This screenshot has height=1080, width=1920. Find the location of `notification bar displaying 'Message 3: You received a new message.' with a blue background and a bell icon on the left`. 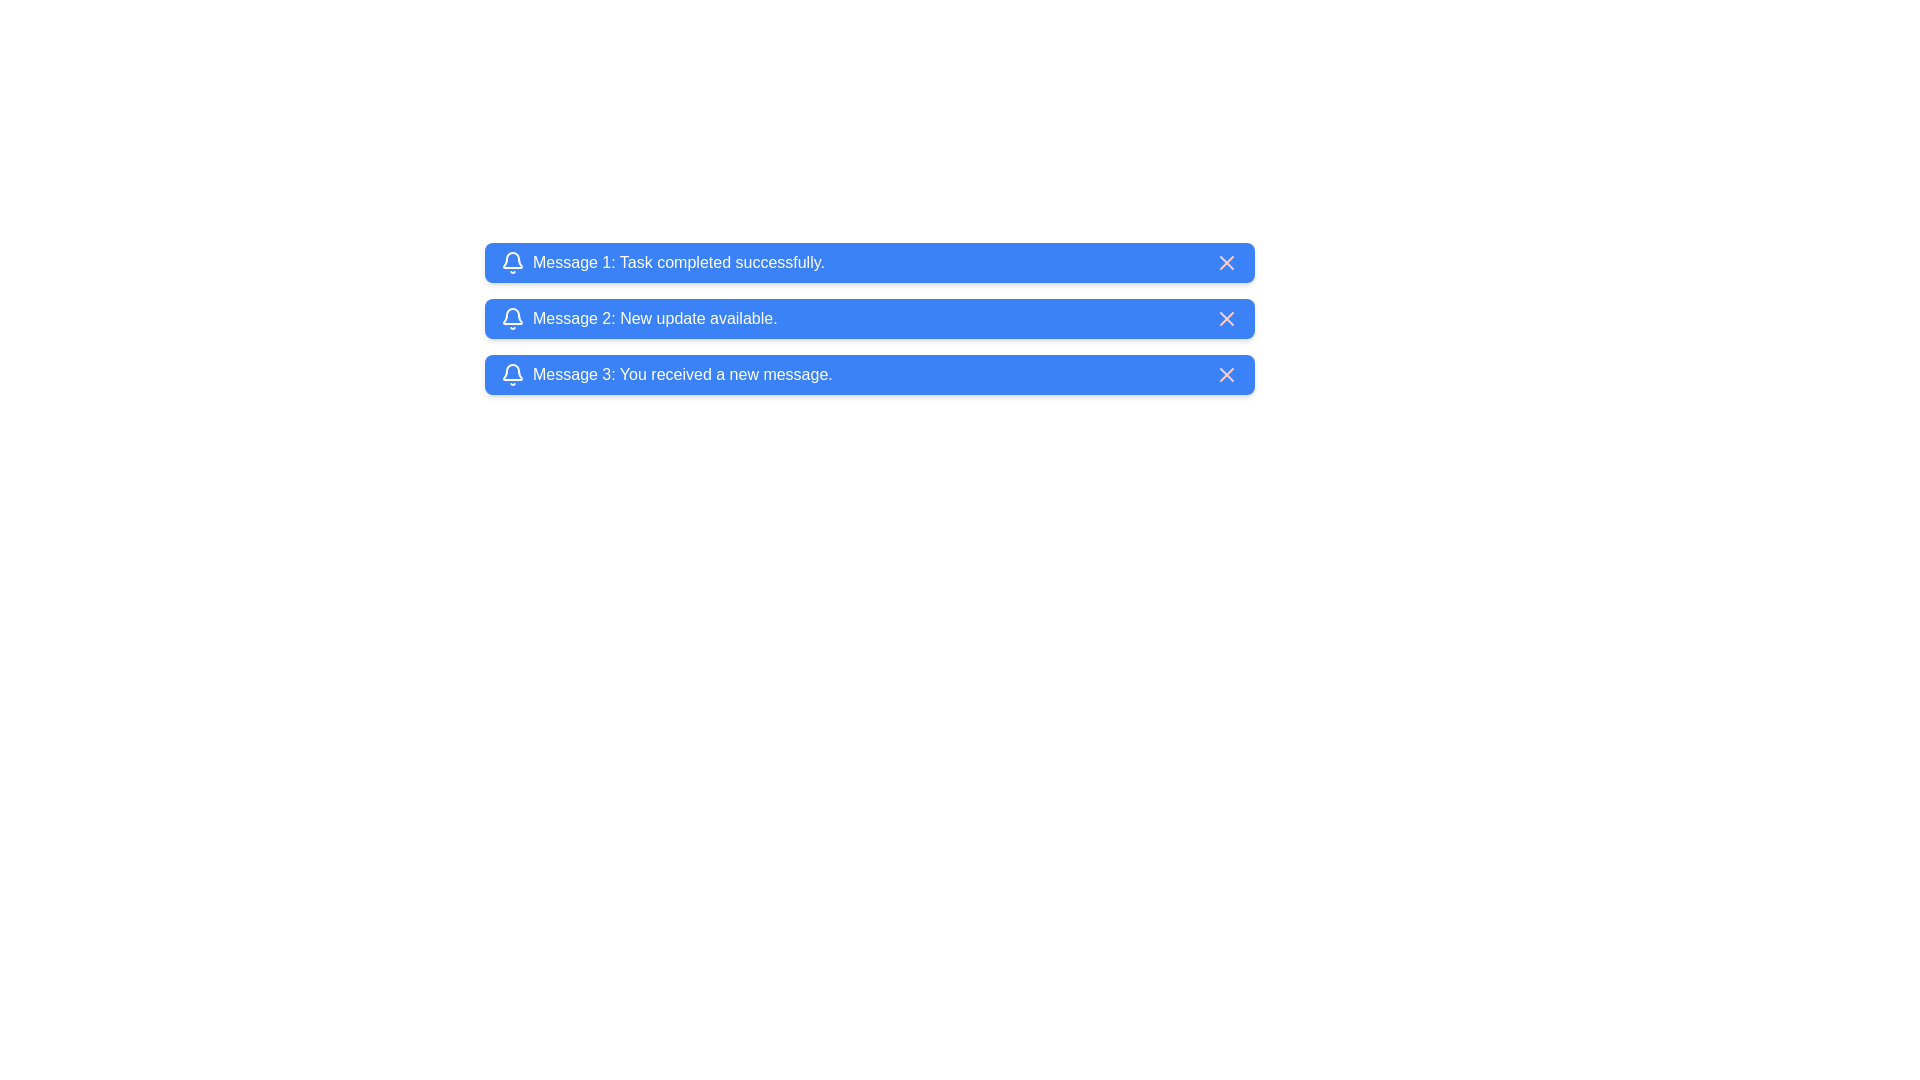

notification bar displaying 'Message 3: You received a new message.' with a blue background and a bell icon on the left is located at coordinates (666, 374).